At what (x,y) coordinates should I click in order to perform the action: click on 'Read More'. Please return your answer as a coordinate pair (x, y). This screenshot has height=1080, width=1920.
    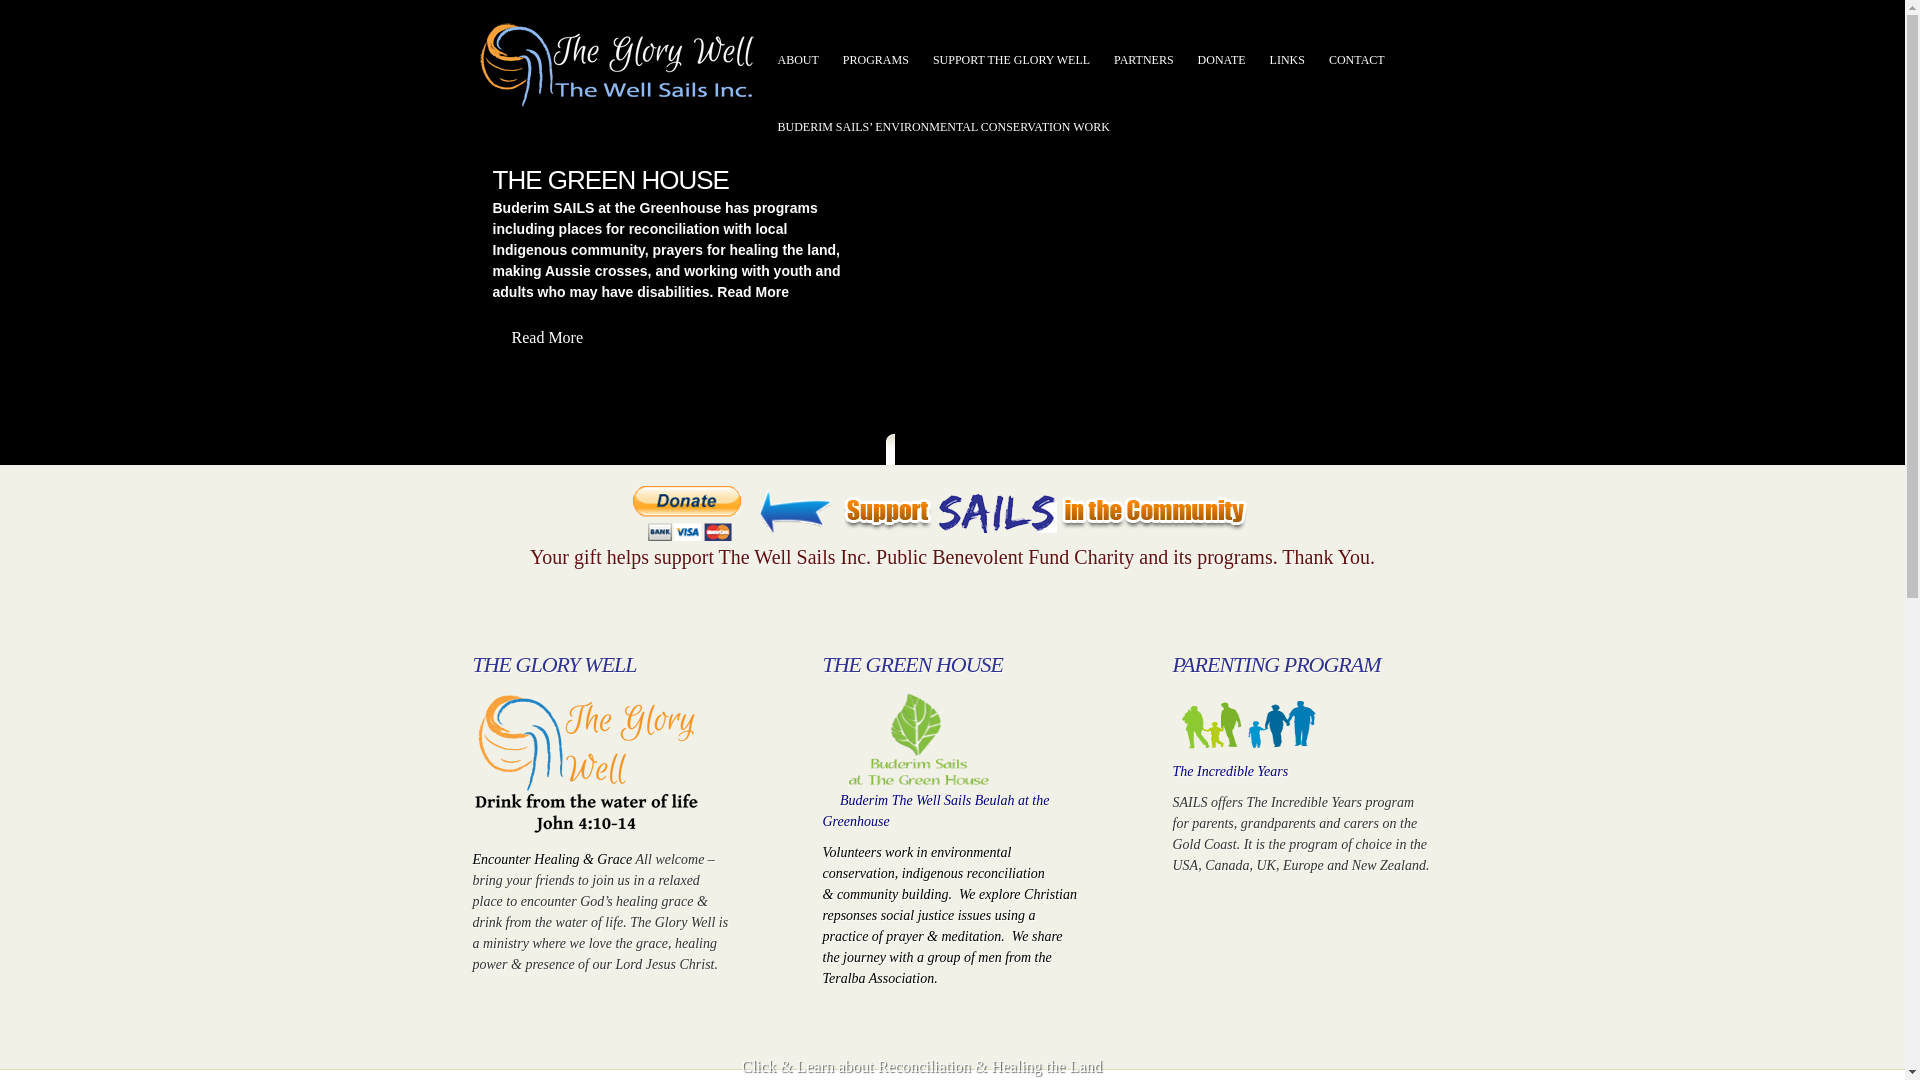
    Looking at the image, I should click on (491, 338).